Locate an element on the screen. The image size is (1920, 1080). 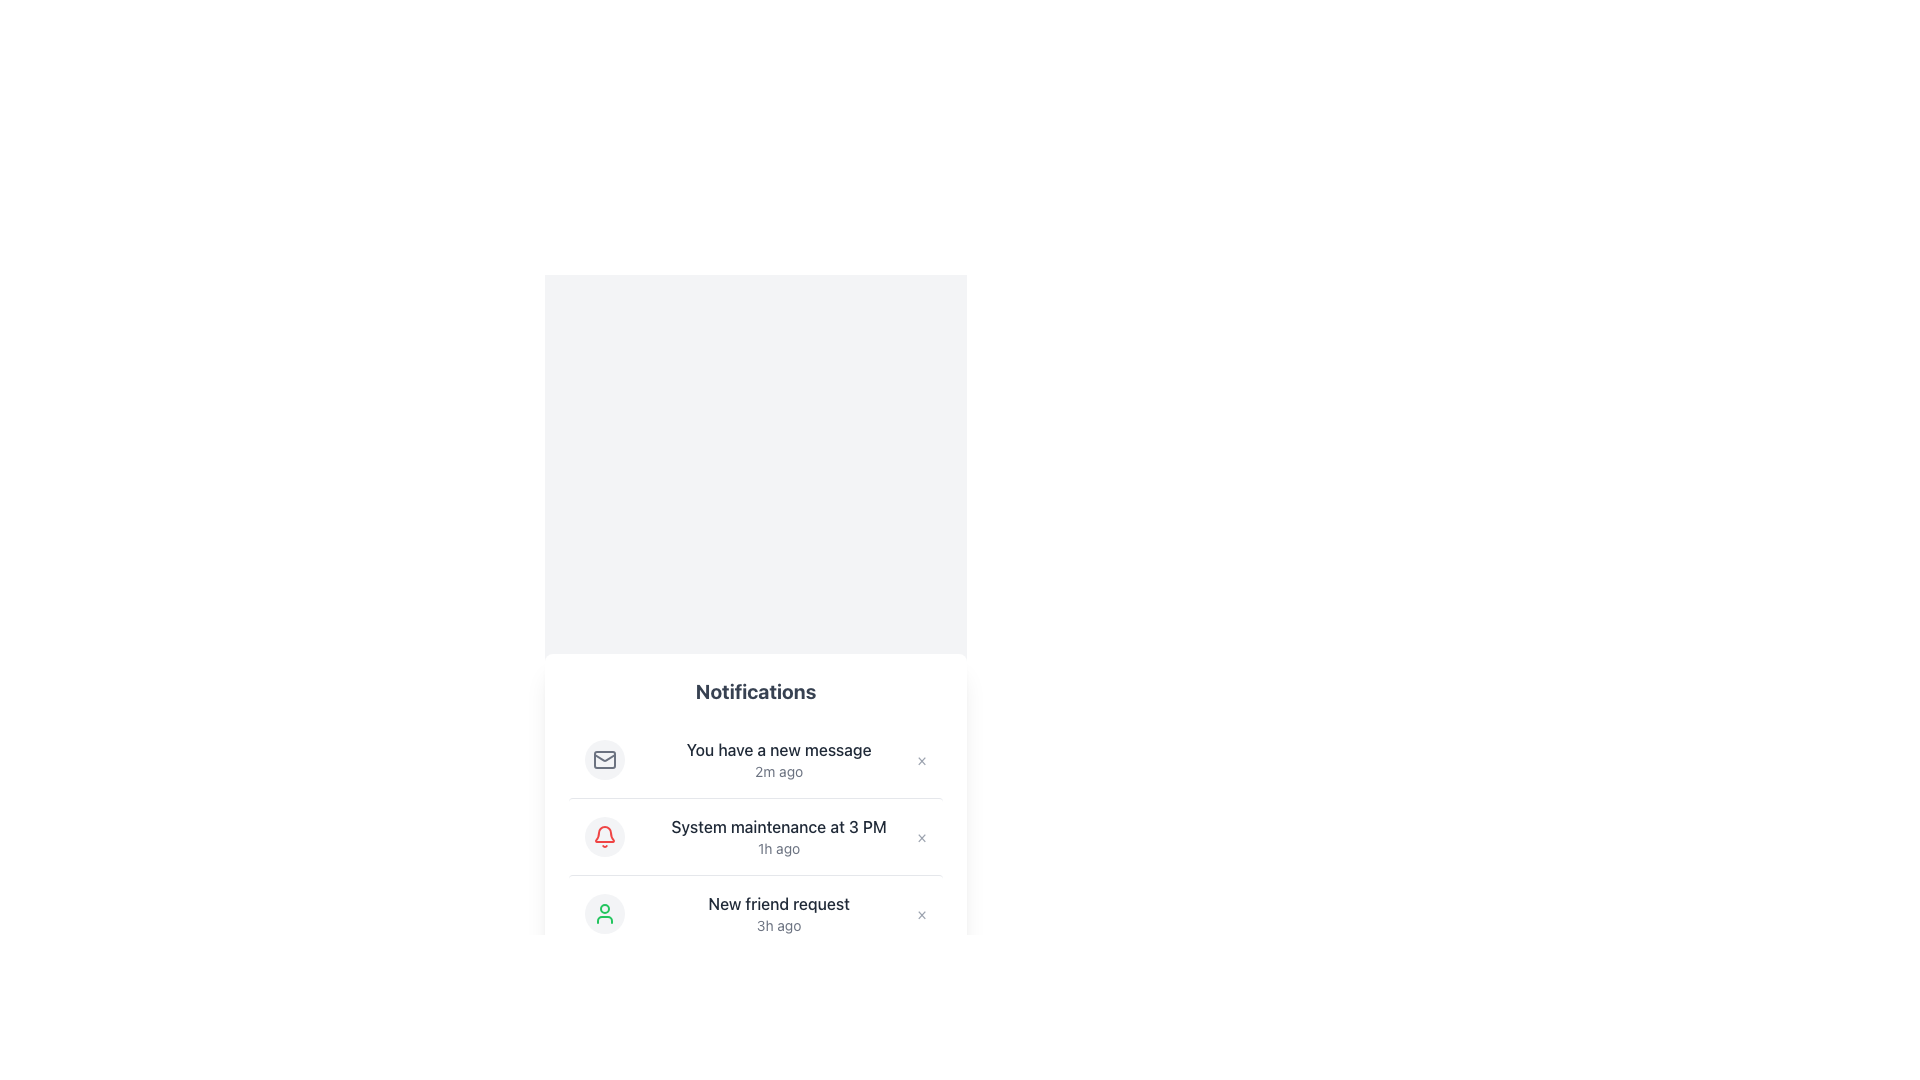
the mail or messaging icon that indicates a new message notification, which is positioned near the top left of the first notification item and aligned with the title text 'You have a new message' is located at coordinates (603, 759).